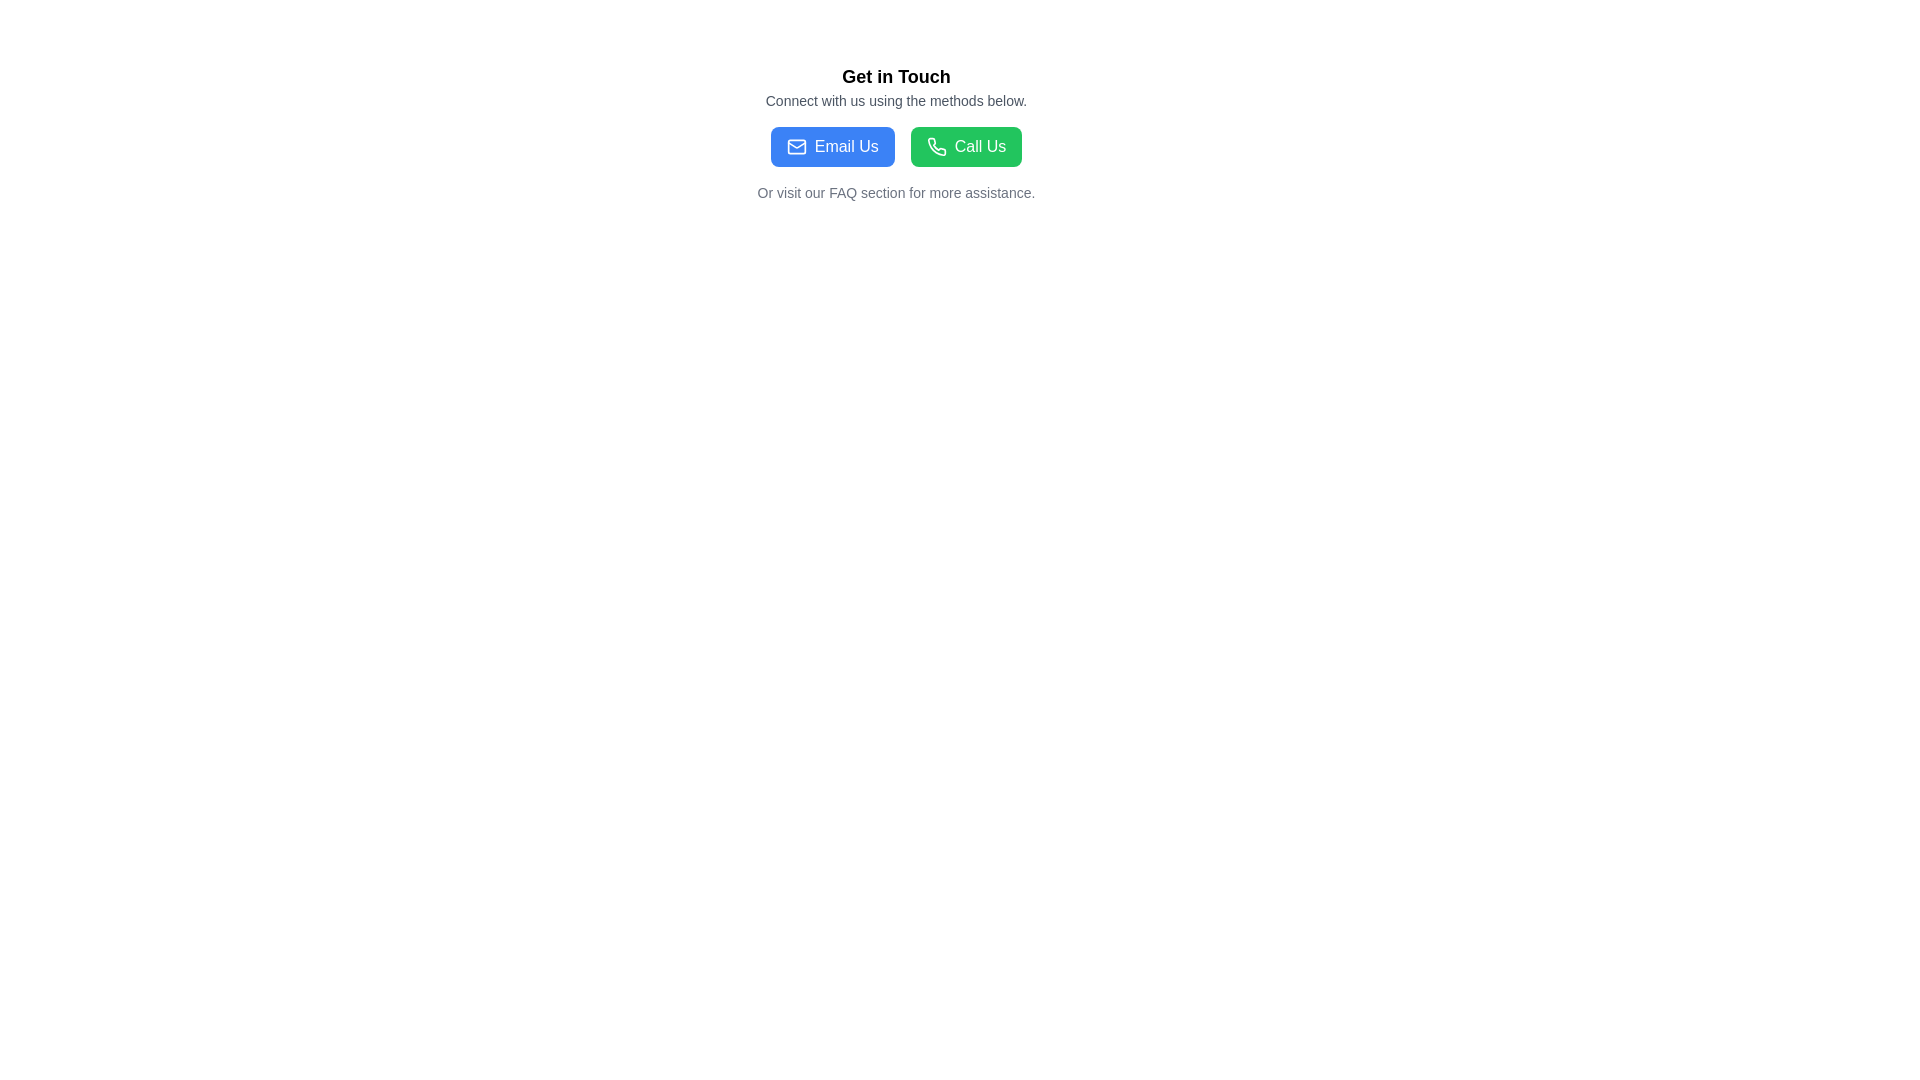 Image resolution: width=1920 pixels, height=1080 pixels. I want to click on the 'Email Us' button that contains an envelope icon, which visually represents email functionality, so click(795, 145).